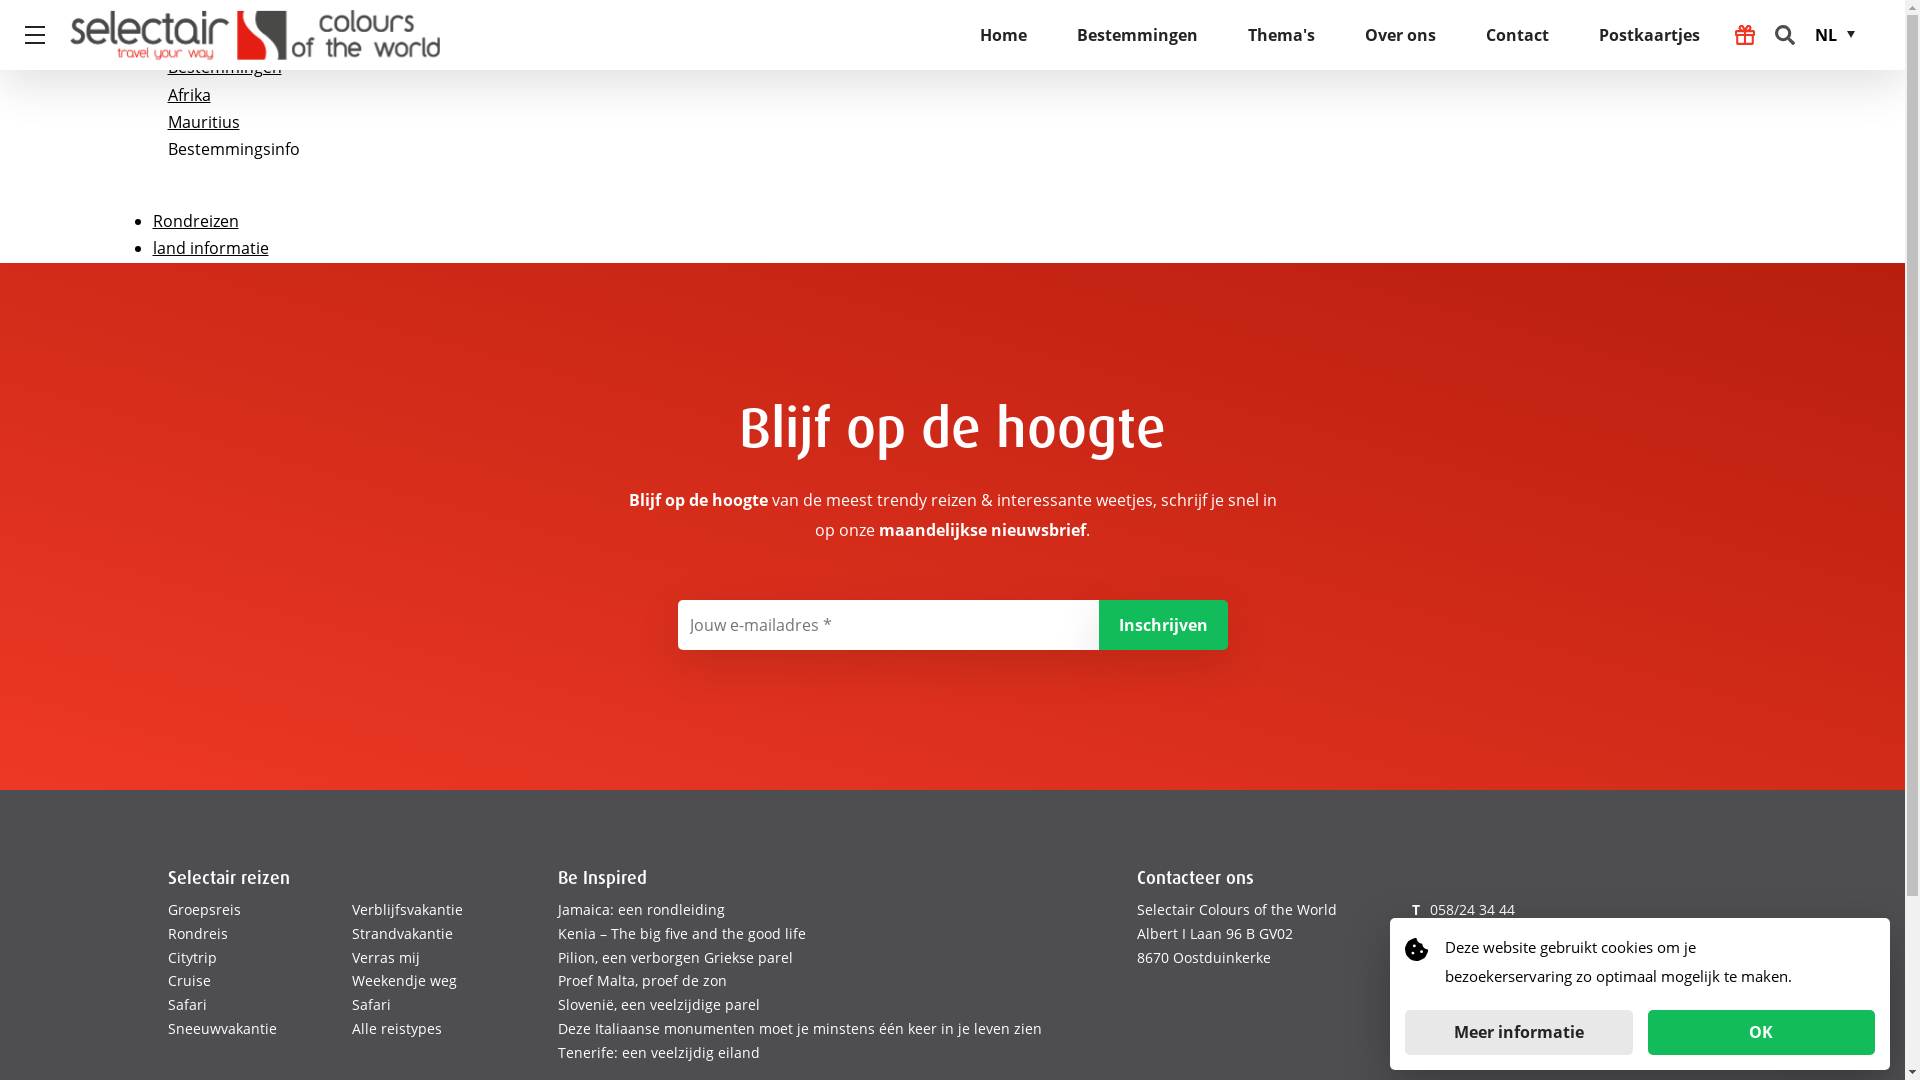 This screenshot has width=1920, height=1080. What do you see at coordinates (406, 909) in the screenshot?
I see `'Verblijfsvakantie'` at bounding box center [406, 909].